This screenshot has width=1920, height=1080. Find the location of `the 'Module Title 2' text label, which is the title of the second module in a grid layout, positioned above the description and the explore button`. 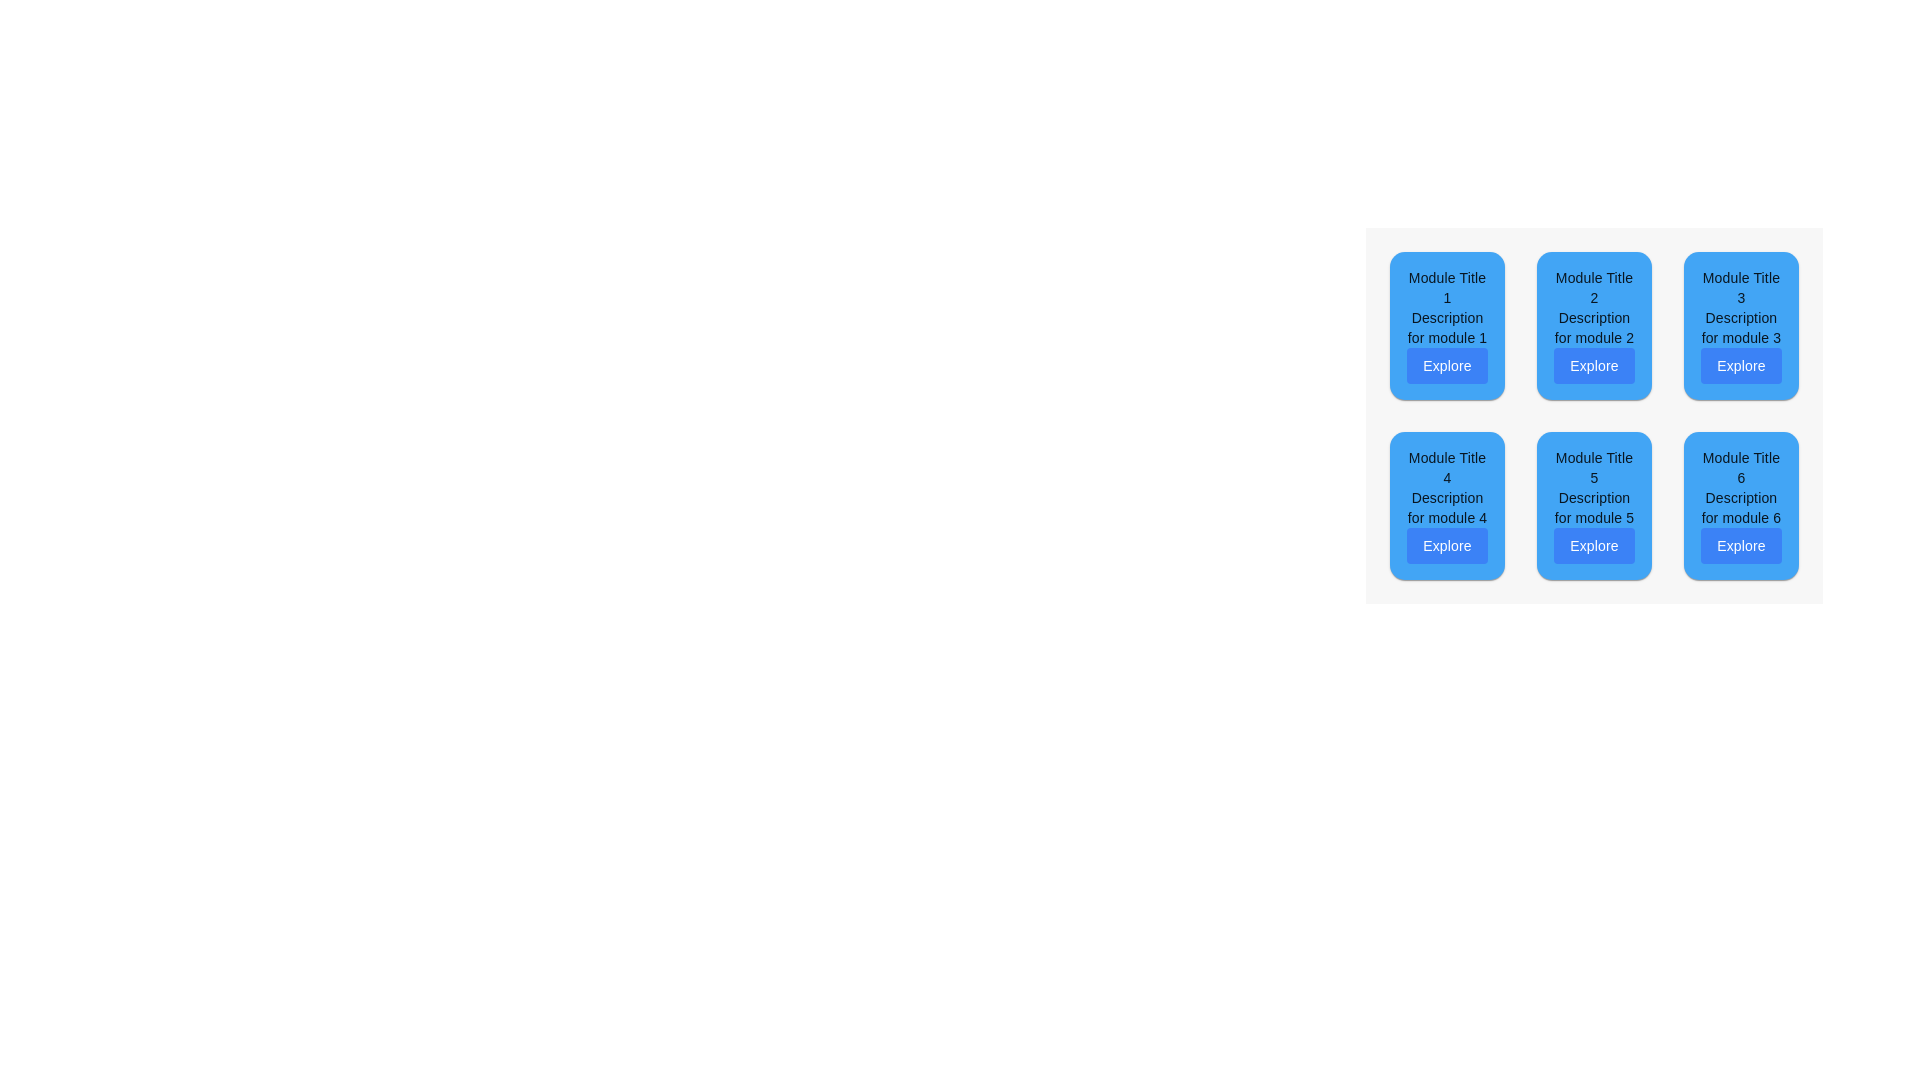

the 'Module Title 2' text label, which is the title of the second module in a grid layout, positioned above the description and the explore button is located at coordinates (1593, 288).